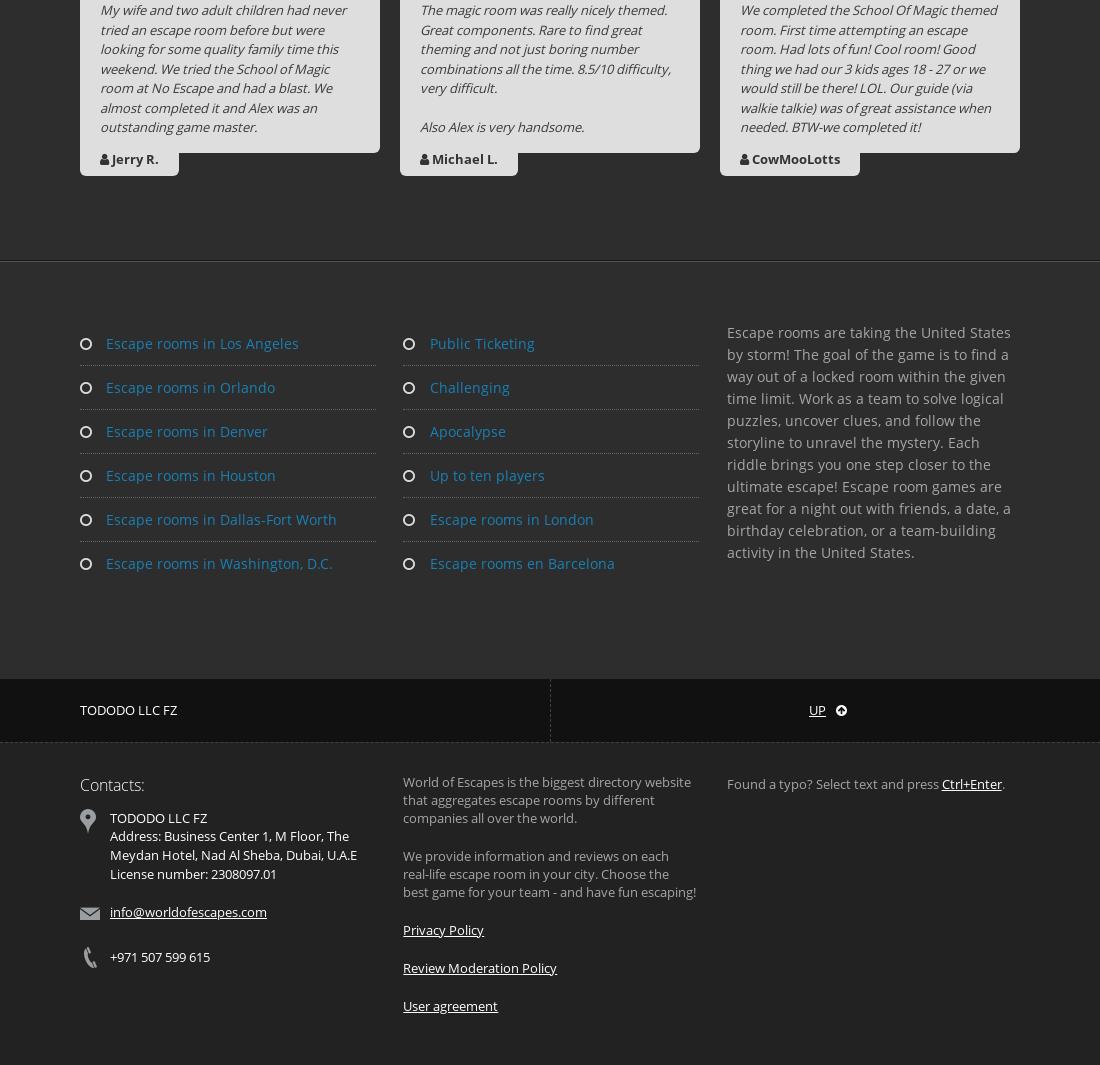 This screenshot has height=1065, width=1100. What do you see at coordinates (187, 473) in the screenshot?
I see `'Escape rooms in Houston'` at bounding box center [187, 473].